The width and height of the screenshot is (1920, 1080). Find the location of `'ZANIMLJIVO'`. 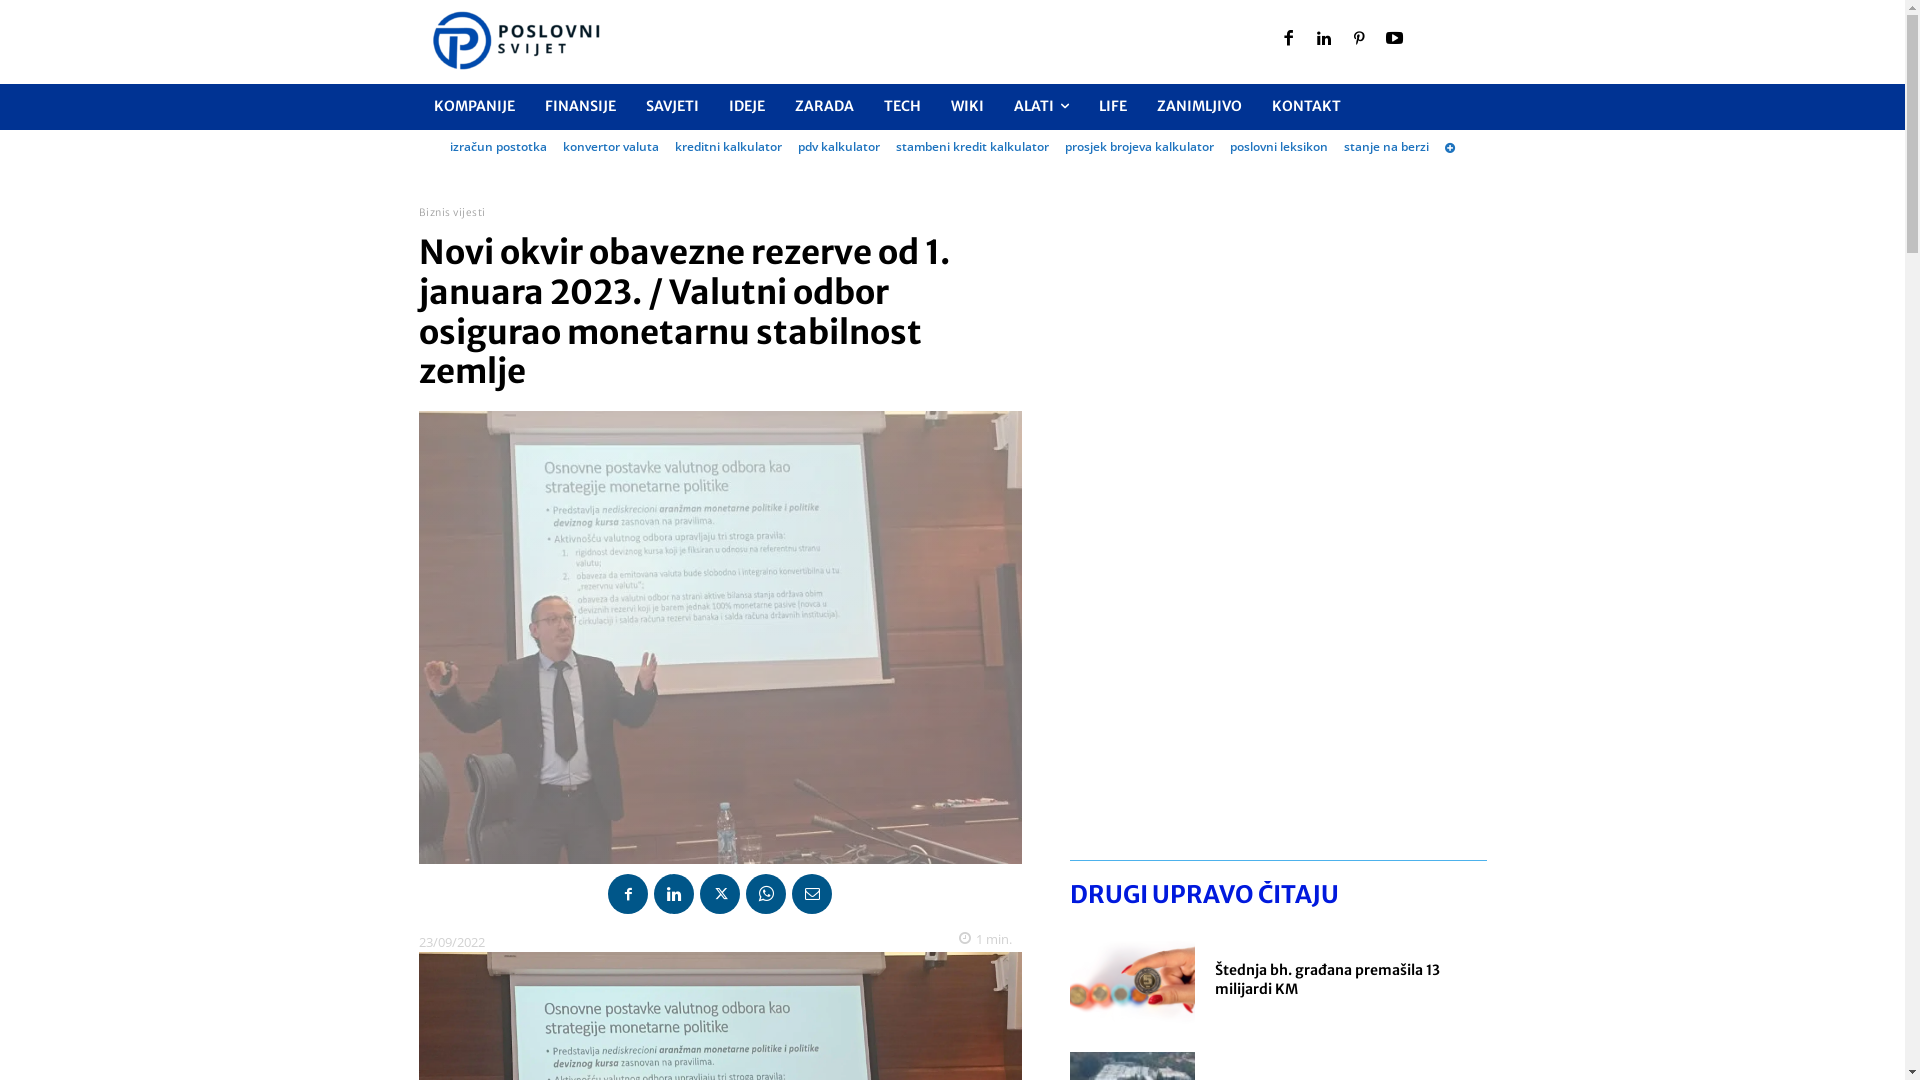

'ZANIMLJIVO' is located at coordinates (1199, 106).